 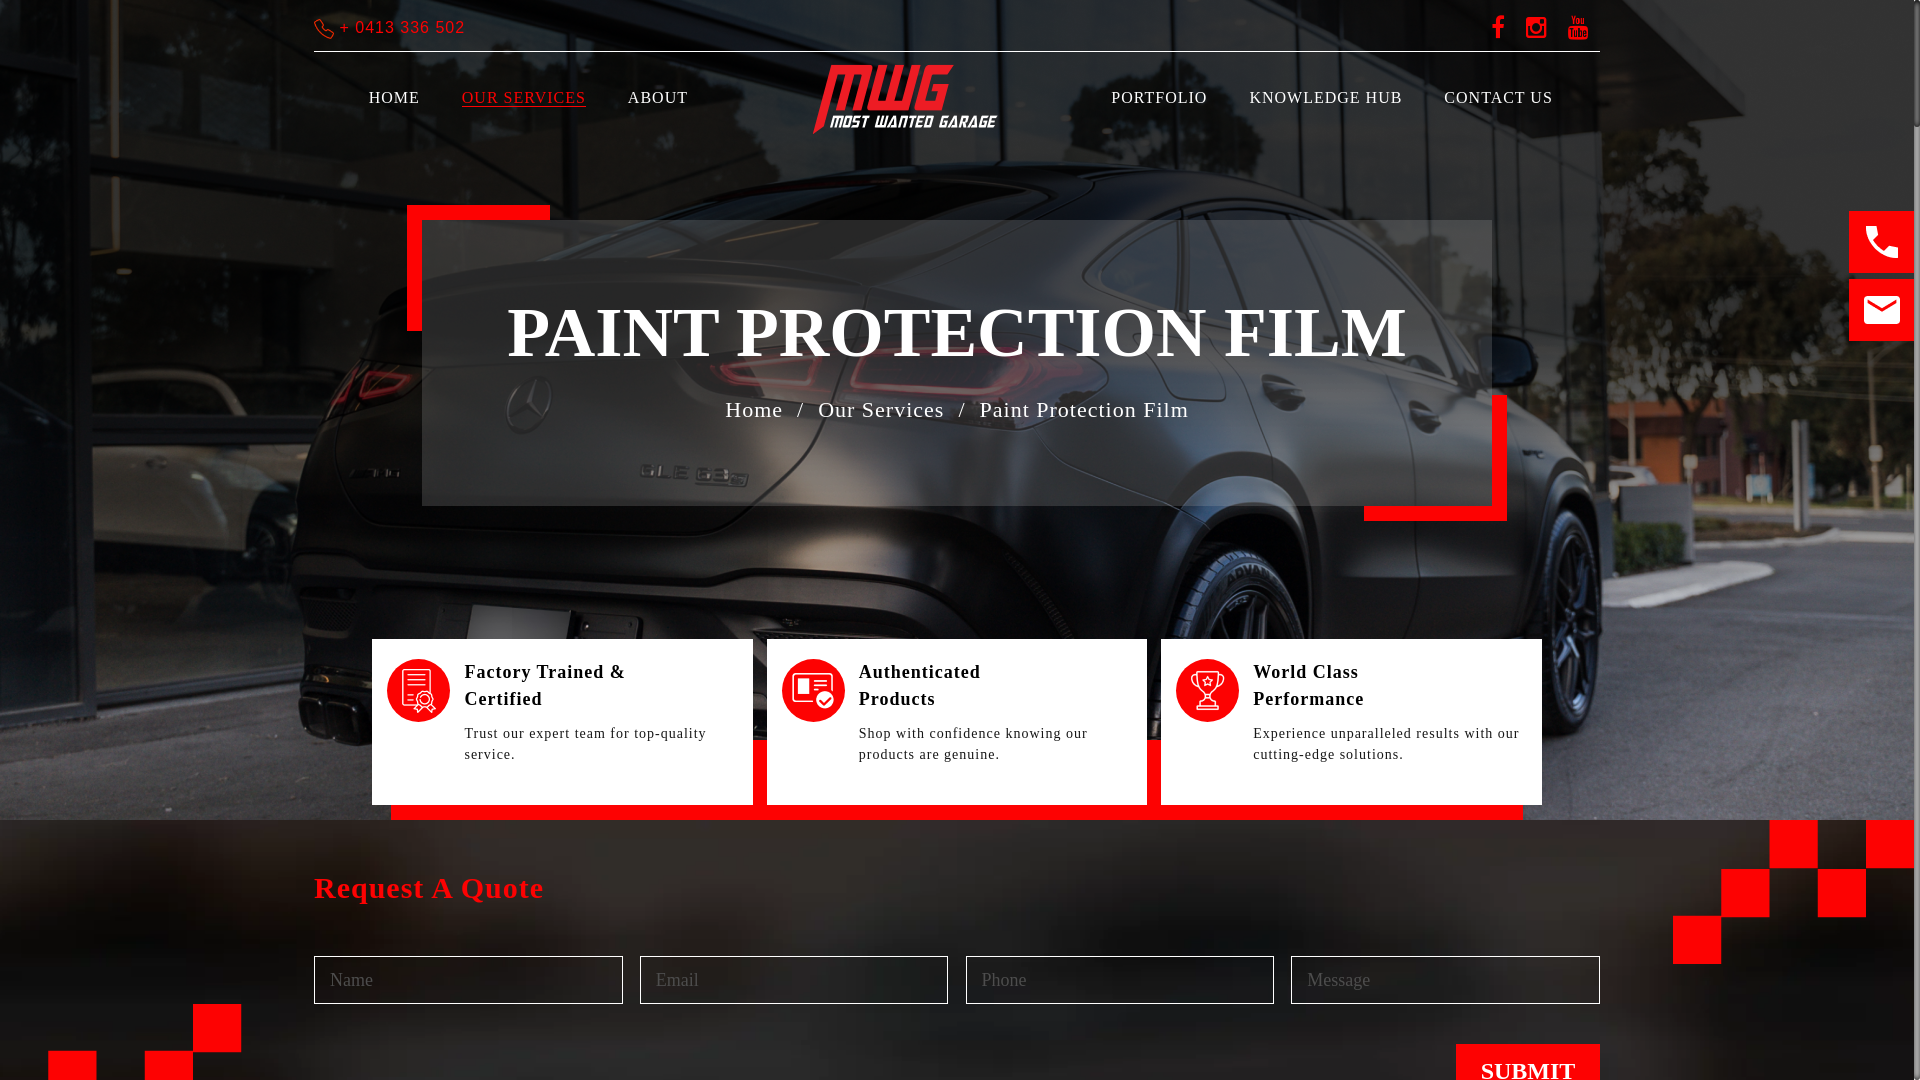 What do you see at coordinates (657, 97) in the screenshot?
I see `'ABOUT'` at bounding box center [657, 97].